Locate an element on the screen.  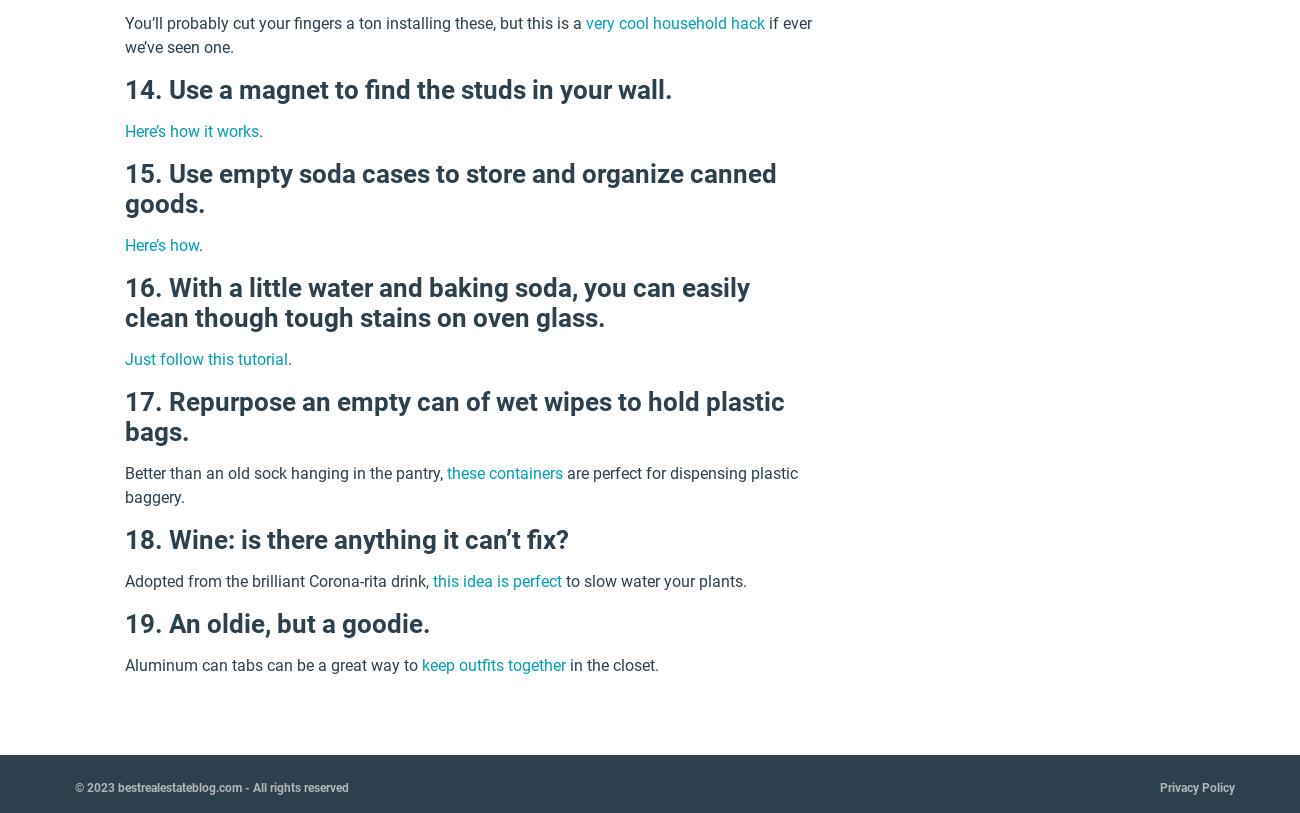
'these containers' is located at coordinates (505, 473).